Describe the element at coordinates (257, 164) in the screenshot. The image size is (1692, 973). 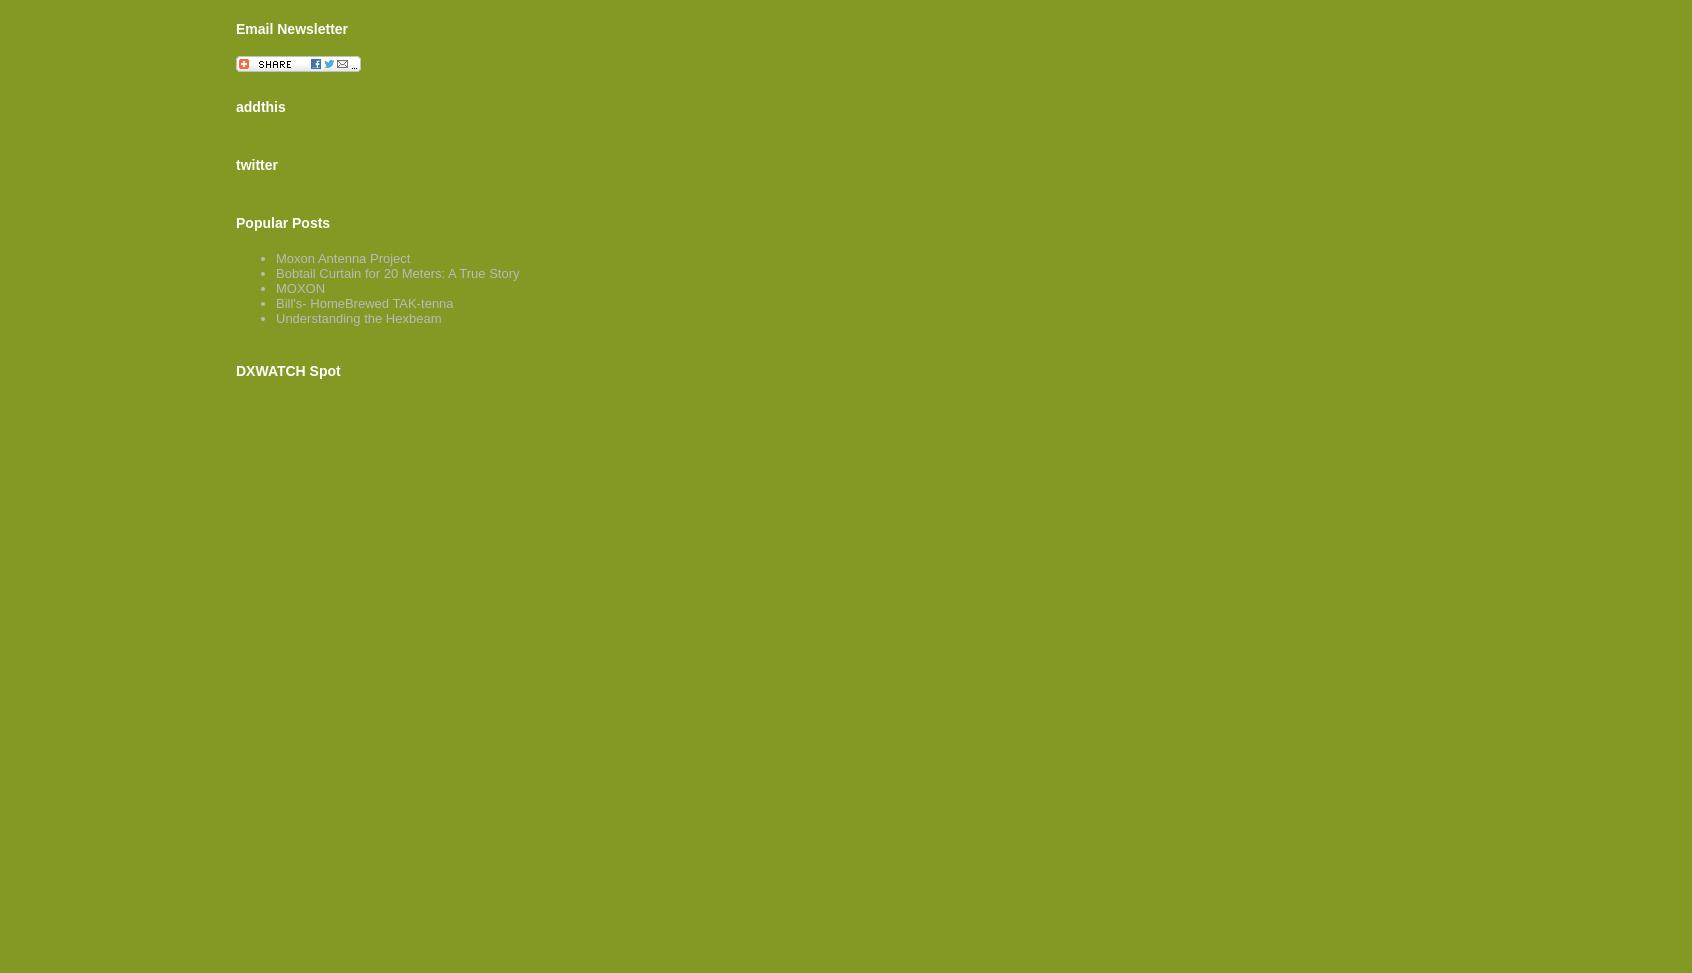
I see `'twitter'` at that location.